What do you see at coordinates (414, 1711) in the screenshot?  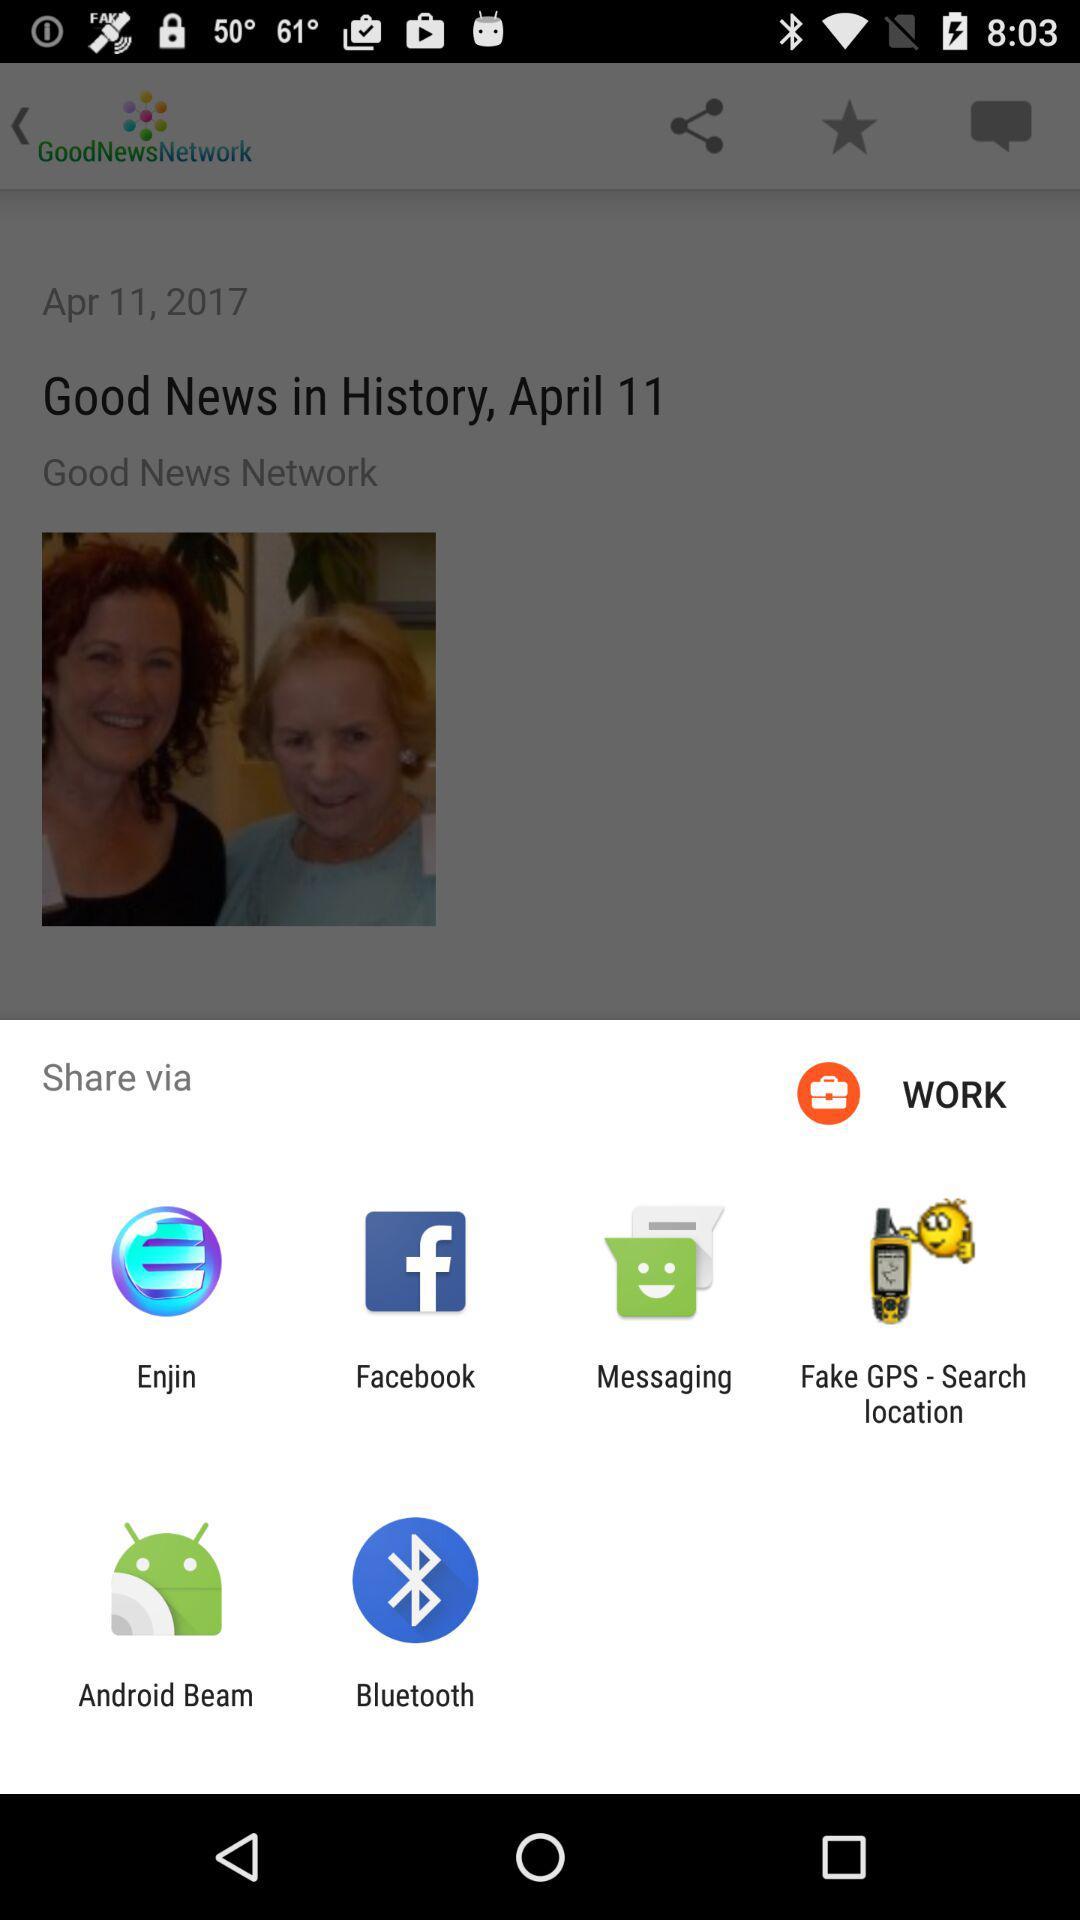 I see `bluetooth` at bounding box center [414, 1711].